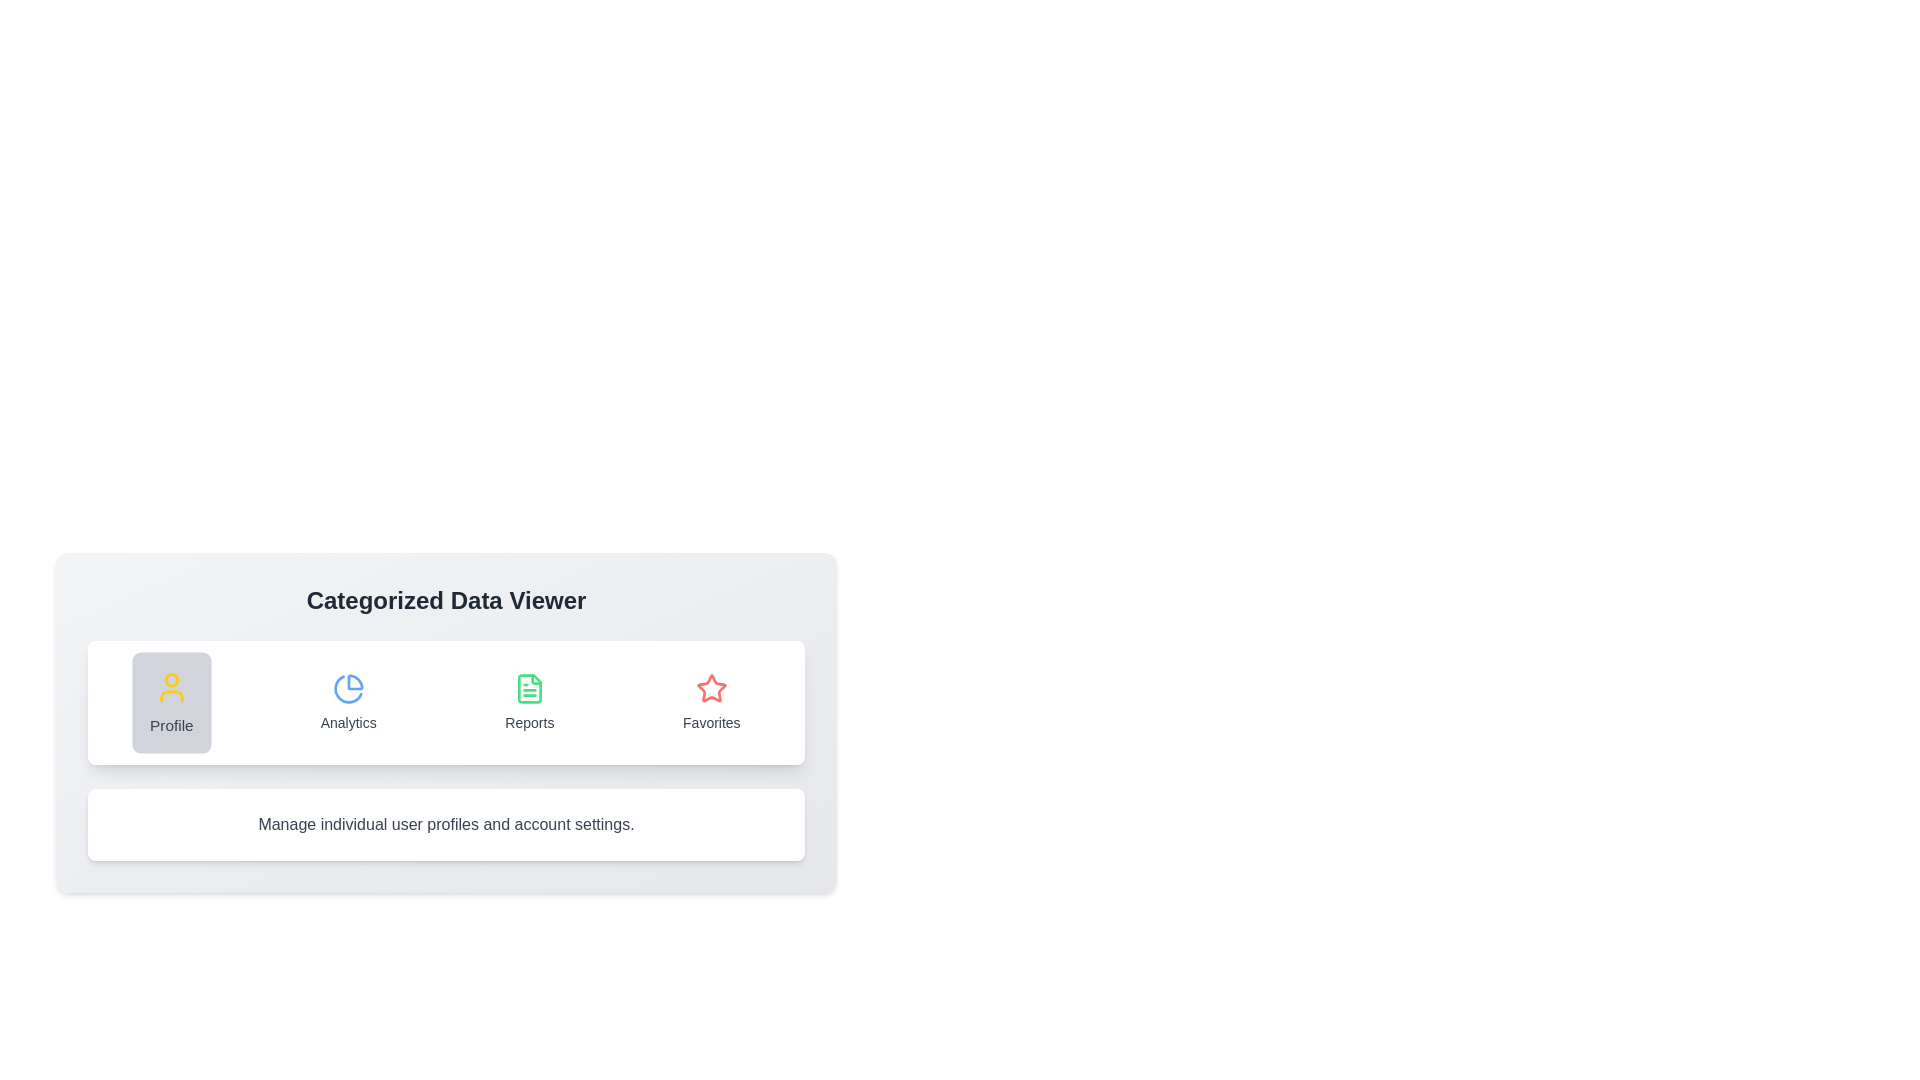 This screenshot has height=1080, width=1920. I want to click on the 'Reports' tab to view the reports-related information, so click(529, 701).